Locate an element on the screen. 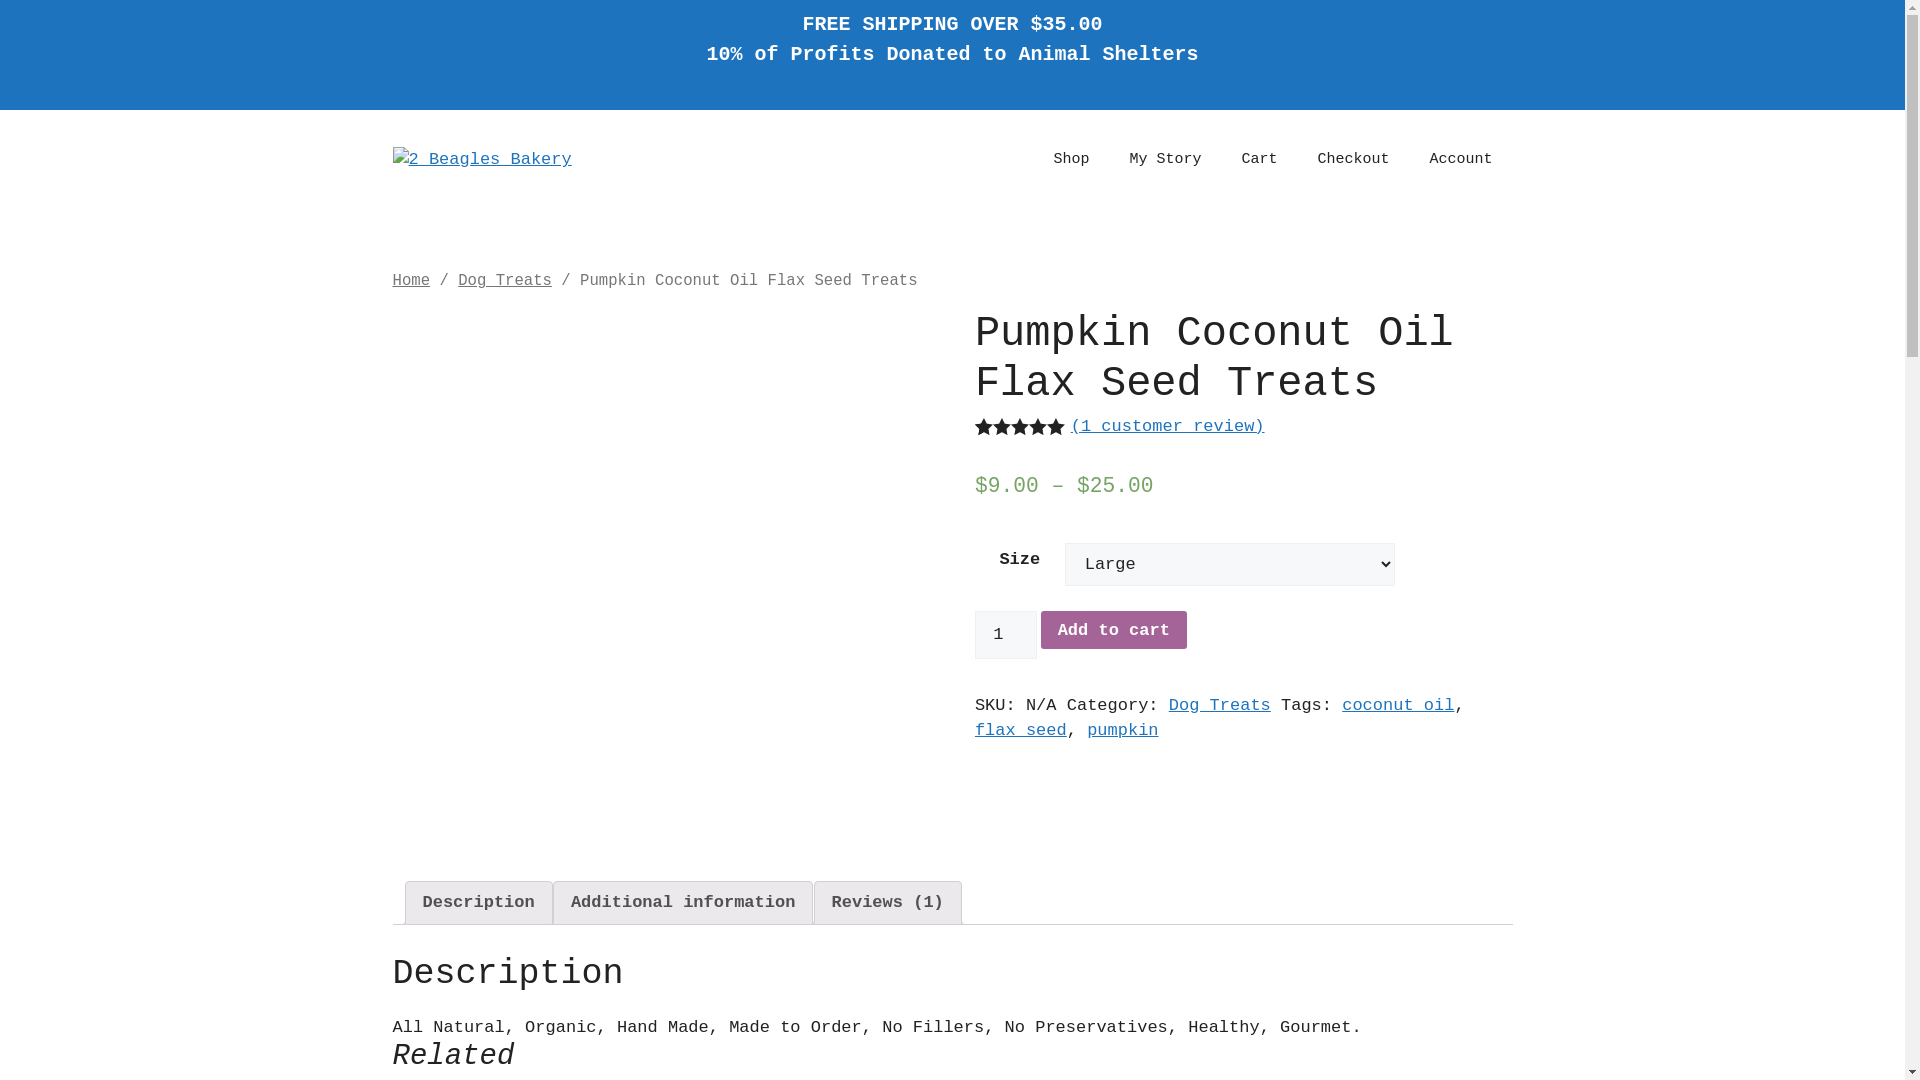 The height and width of the screenshot is (1080, 1920). 'Home' is located at coordinates (410, 281).